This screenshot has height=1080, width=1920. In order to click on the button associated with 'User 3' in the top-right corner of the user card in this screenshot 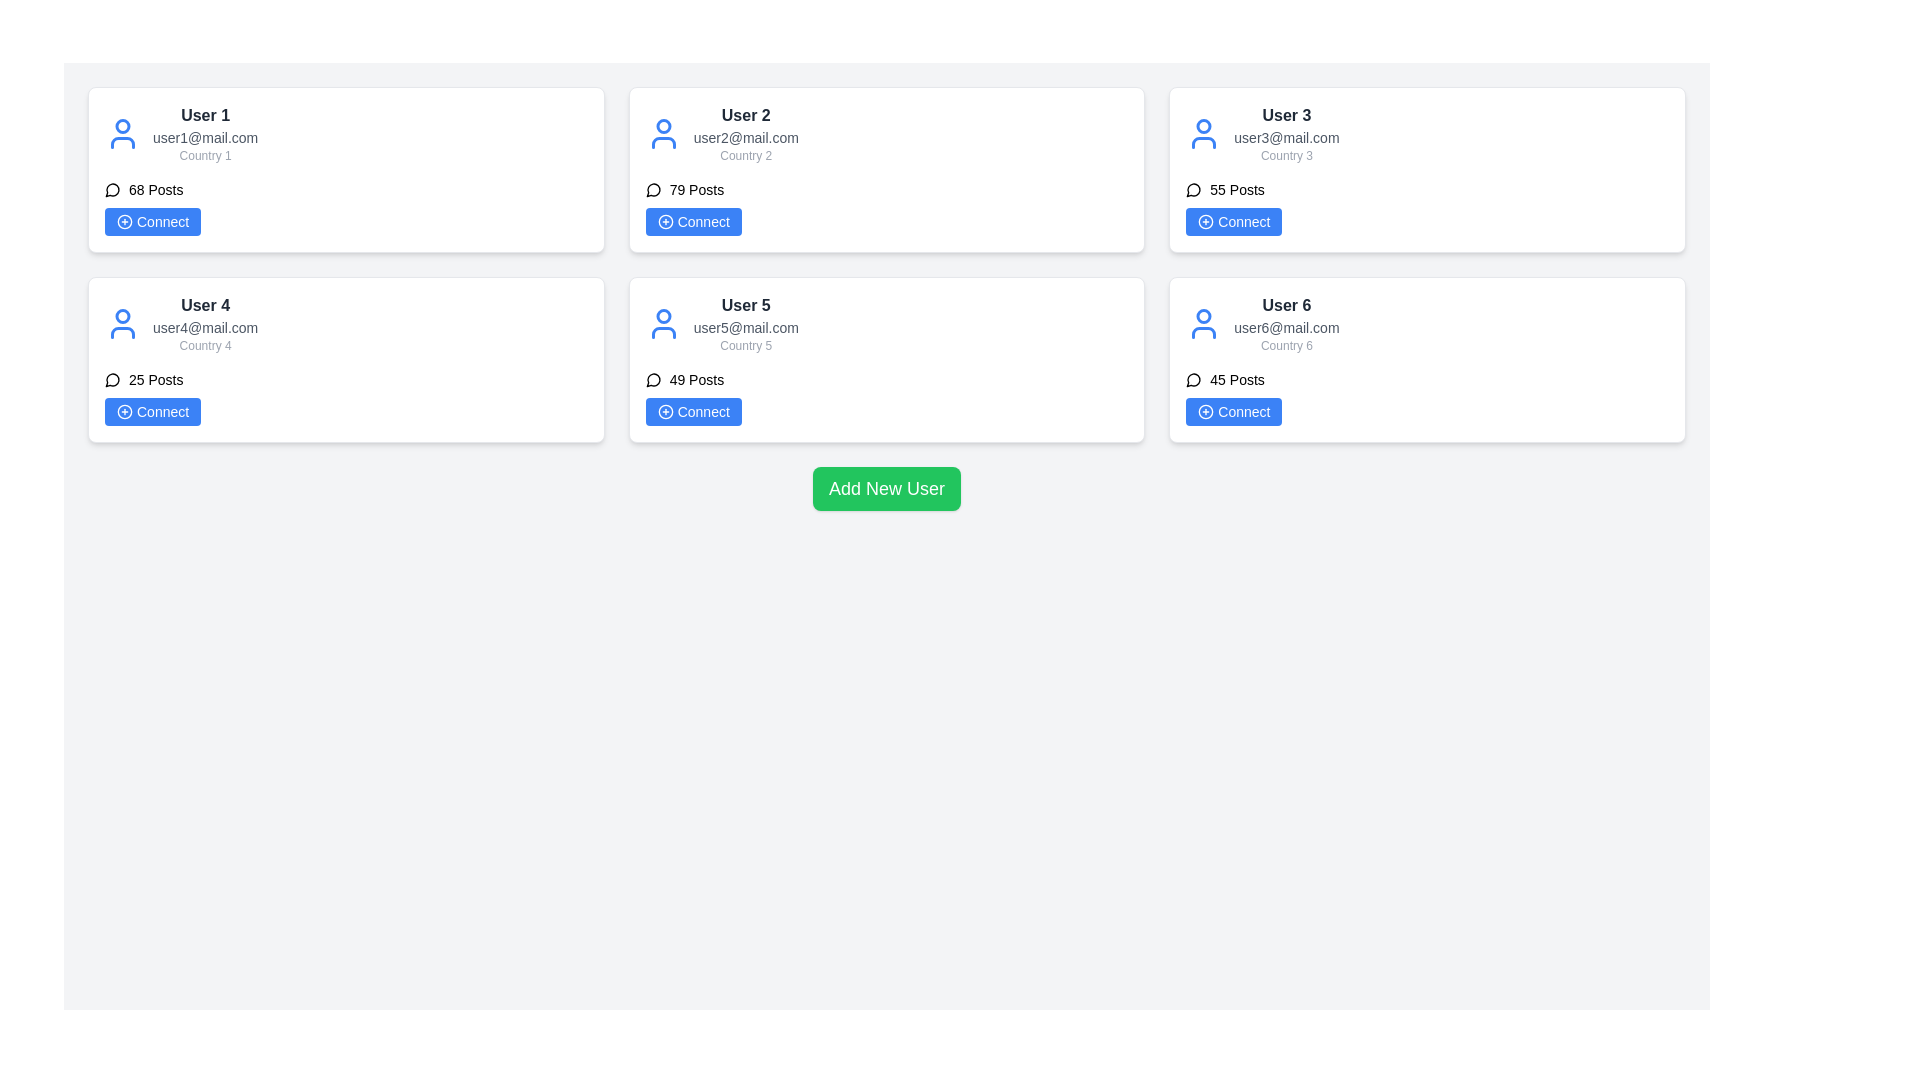, I will do `click(1233, 222)`.